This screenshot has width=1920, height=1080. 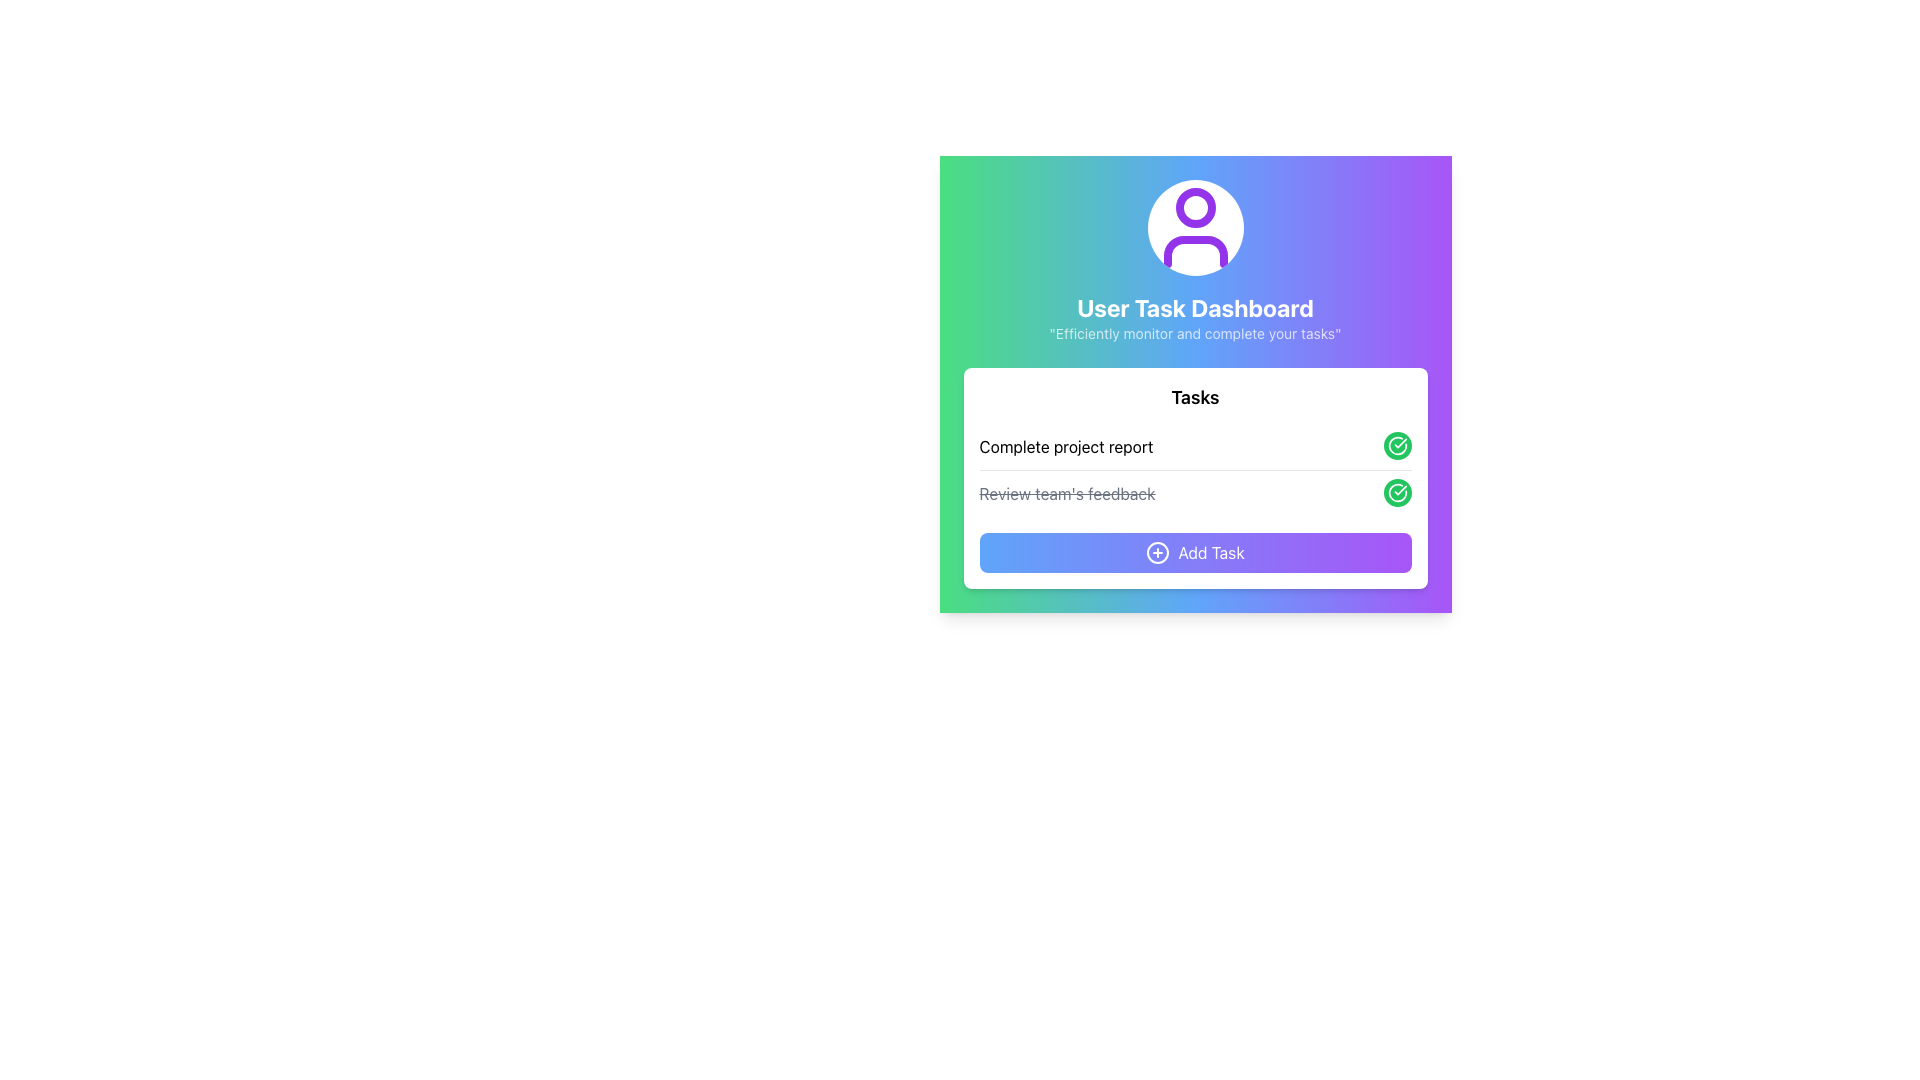 I want to click on the green circular button with a white checkmark inside, located to the right of the 'Review team's feedback' text in the 'Tasks' section of the dashboard, to change the task status, so click(x=1396, y=493).